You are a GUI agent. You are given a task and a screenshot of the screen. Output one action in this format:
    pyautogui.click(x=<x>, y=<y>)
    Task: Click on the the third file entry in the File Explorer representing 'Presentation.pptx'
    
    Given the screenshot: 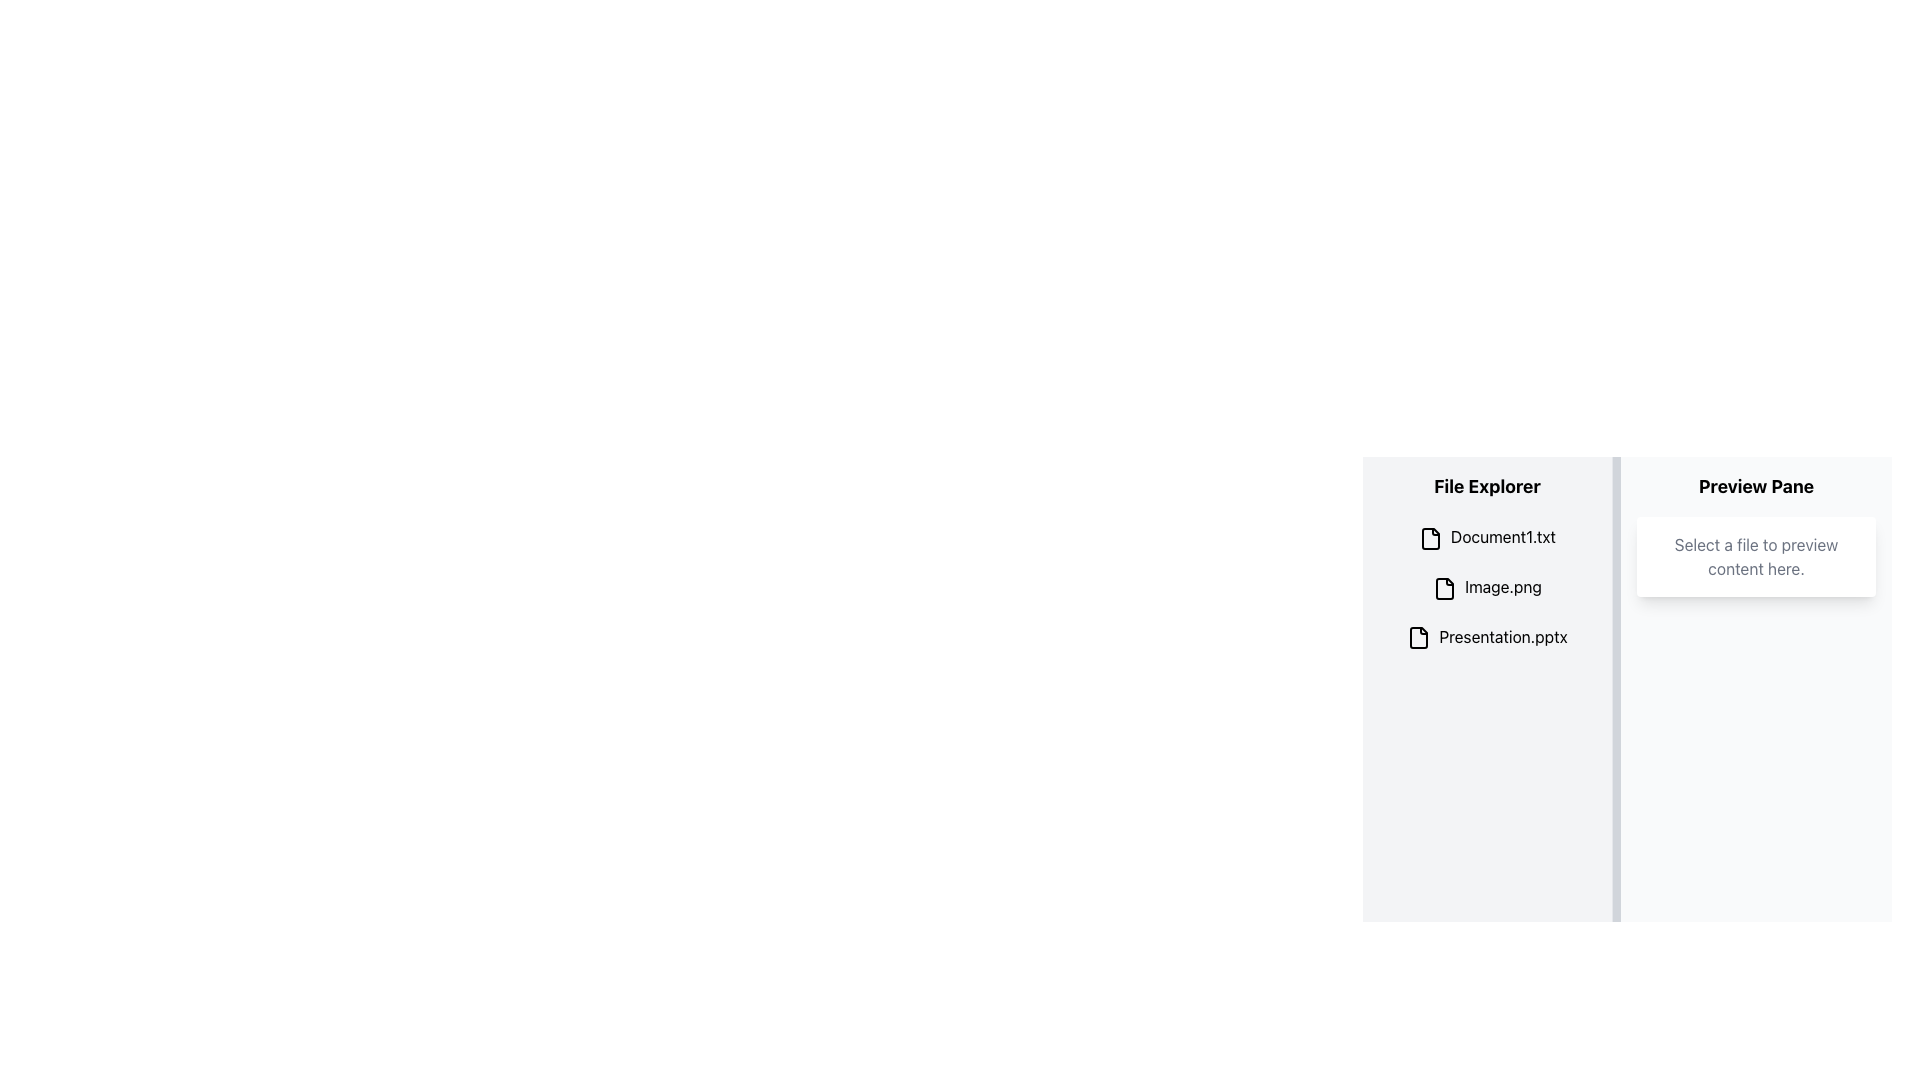 What is the action you would take?
    pyautogui.click(x=1487, y=637)
    